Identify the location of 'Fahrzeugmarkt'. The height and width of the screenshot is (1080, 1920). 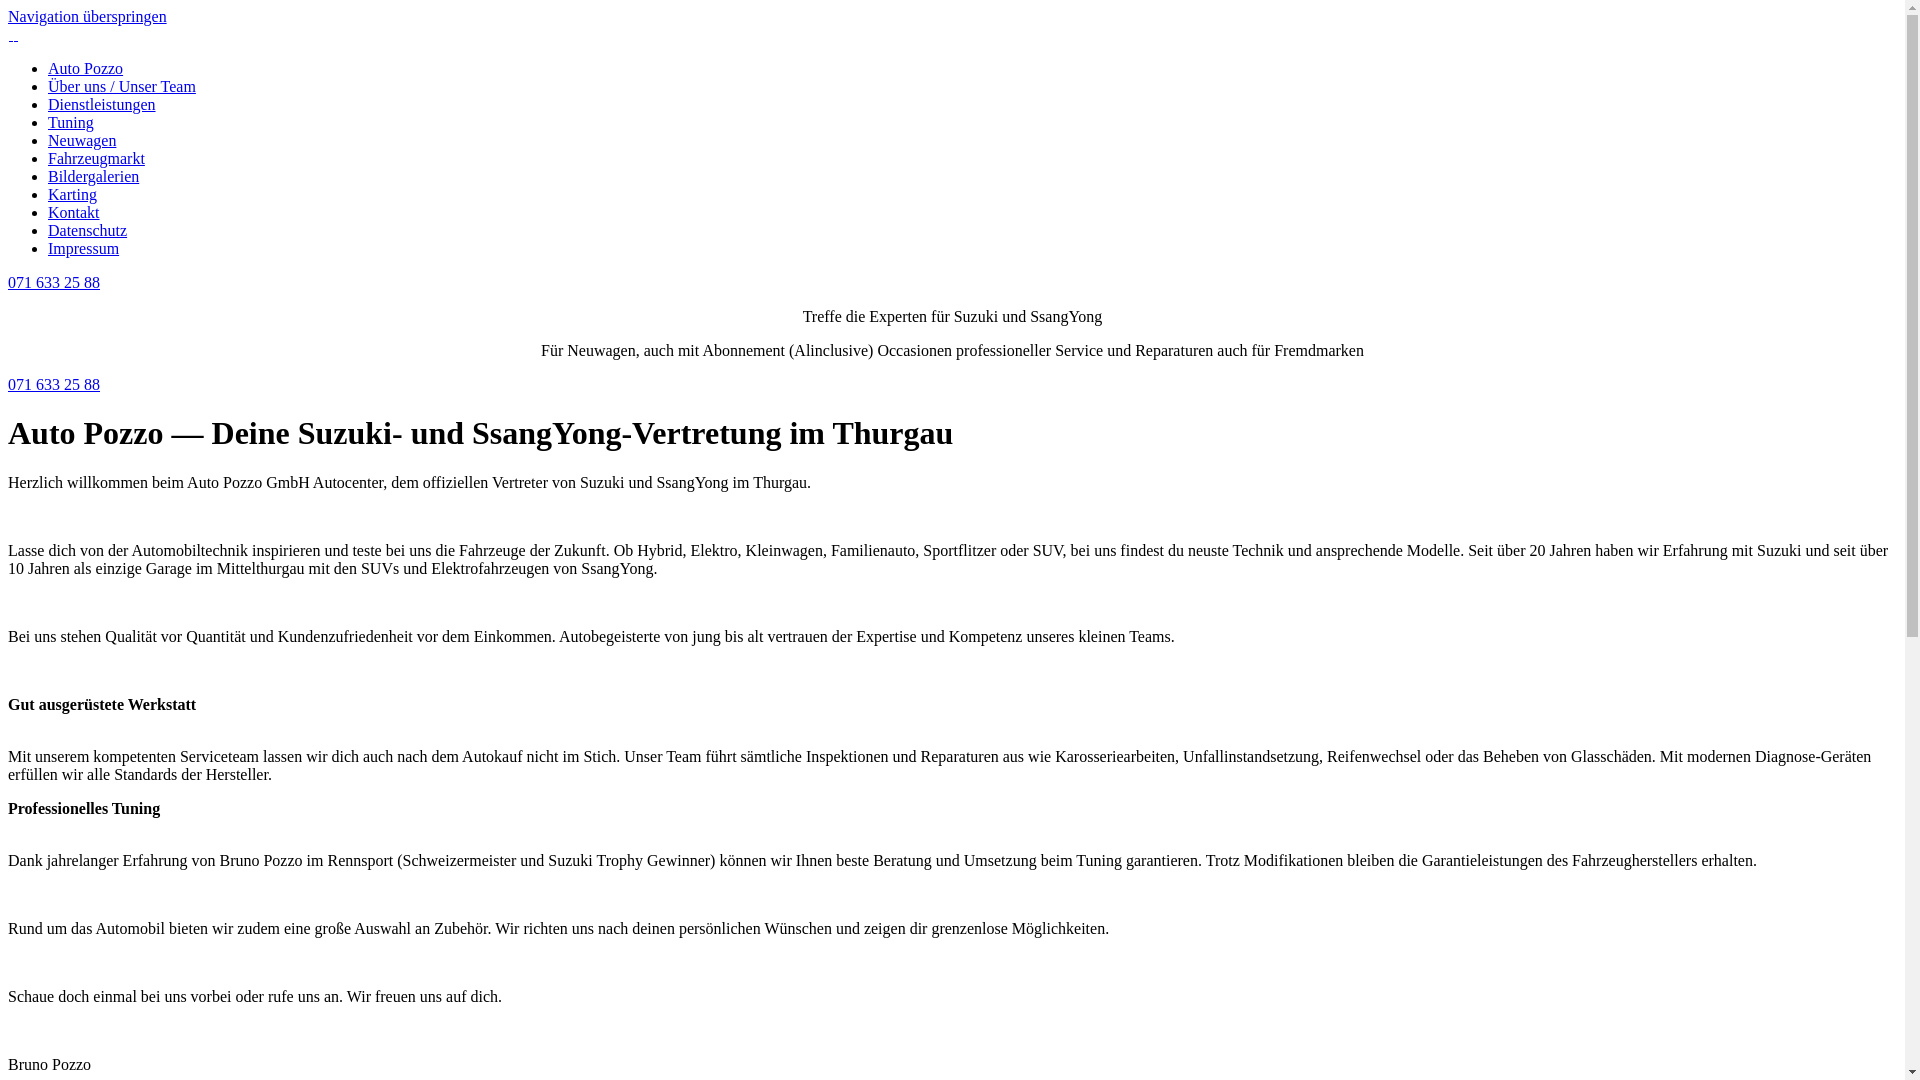
(95, 157).